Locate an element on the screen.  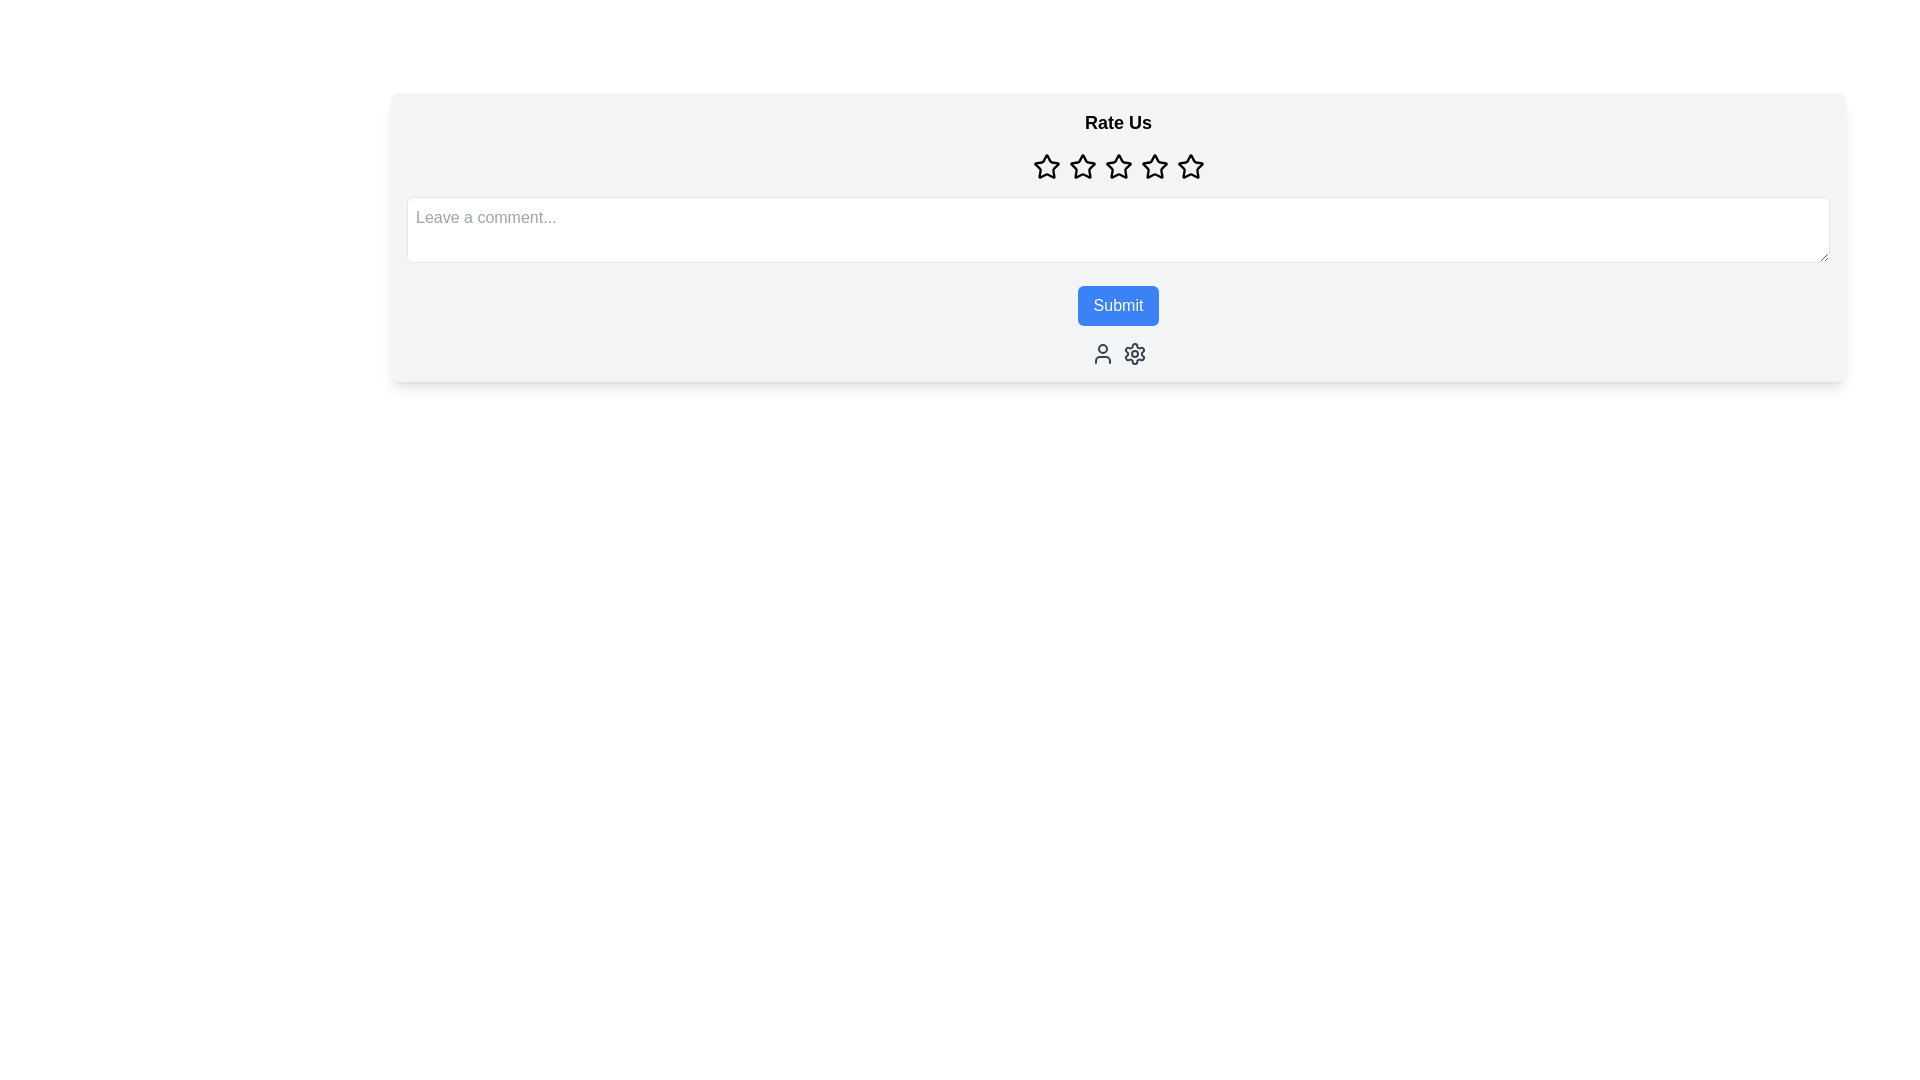
the third star icon in the rating system is located at coordinates (1117, 164).